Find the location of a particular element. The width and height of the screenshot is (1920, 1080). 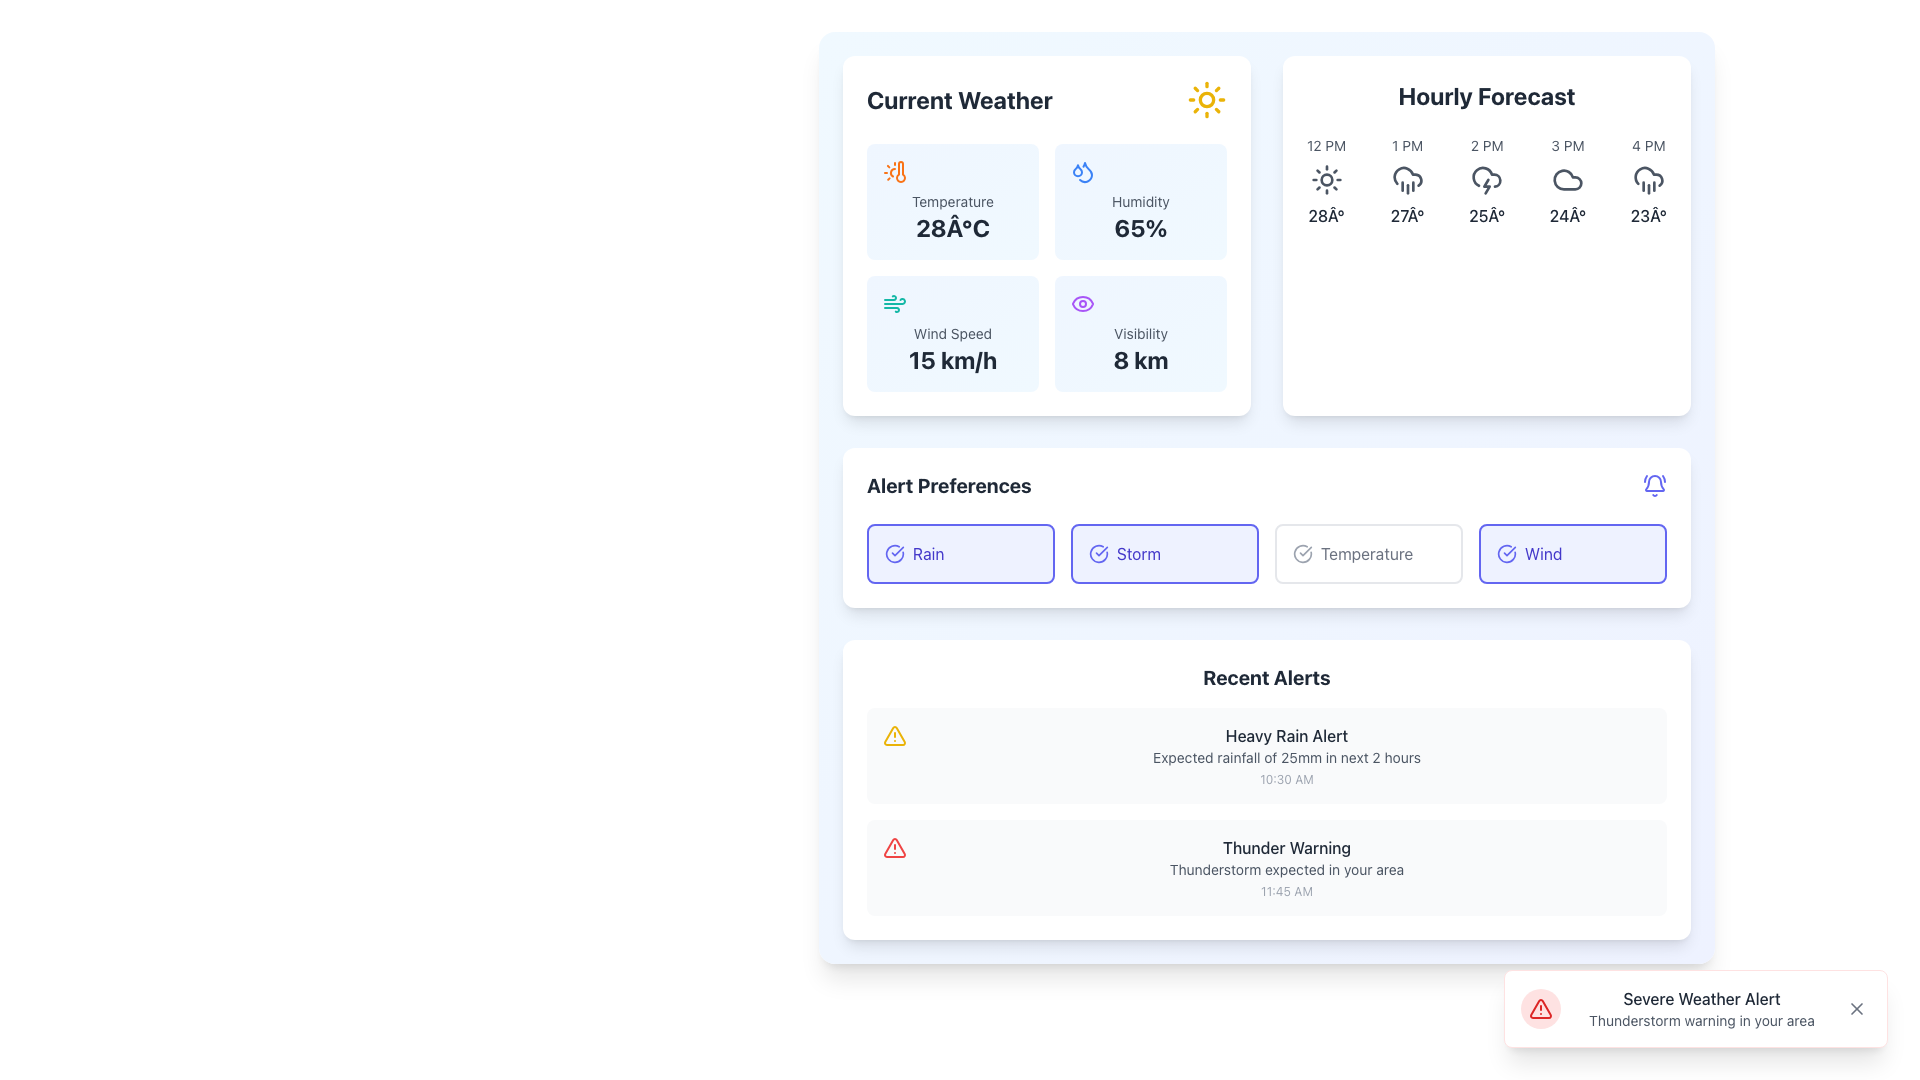

the centered filled circle of the sun icon located at the top-right of the 'Current Weather' section, which visually represents sunny weather conditions is located at coordinates (1326, 180).